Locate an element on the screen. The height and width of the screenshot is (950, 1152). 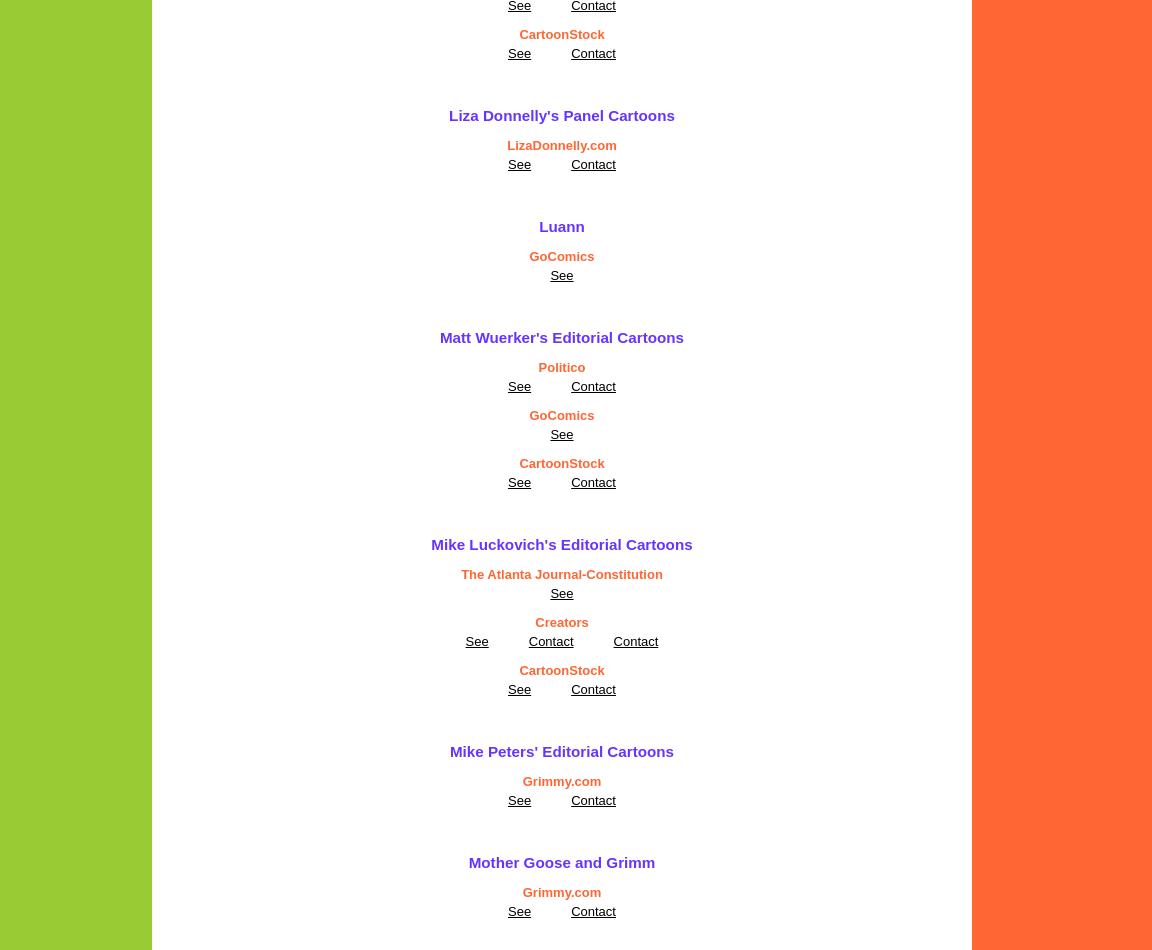
'Mike Luckovich's Editorial Cartoons' is located at coordinates (561, 544).